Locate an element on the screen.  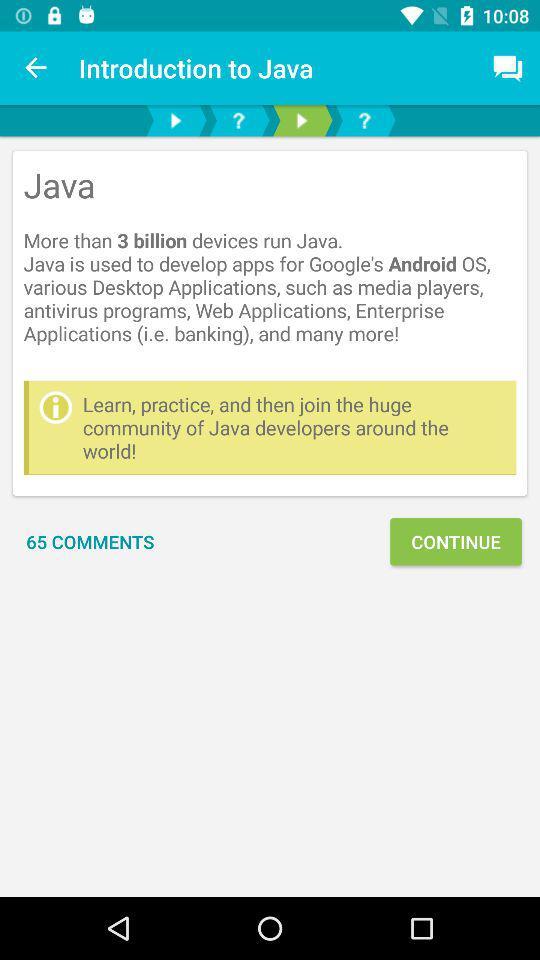
a tab with a is located at coordinates (238, 120).